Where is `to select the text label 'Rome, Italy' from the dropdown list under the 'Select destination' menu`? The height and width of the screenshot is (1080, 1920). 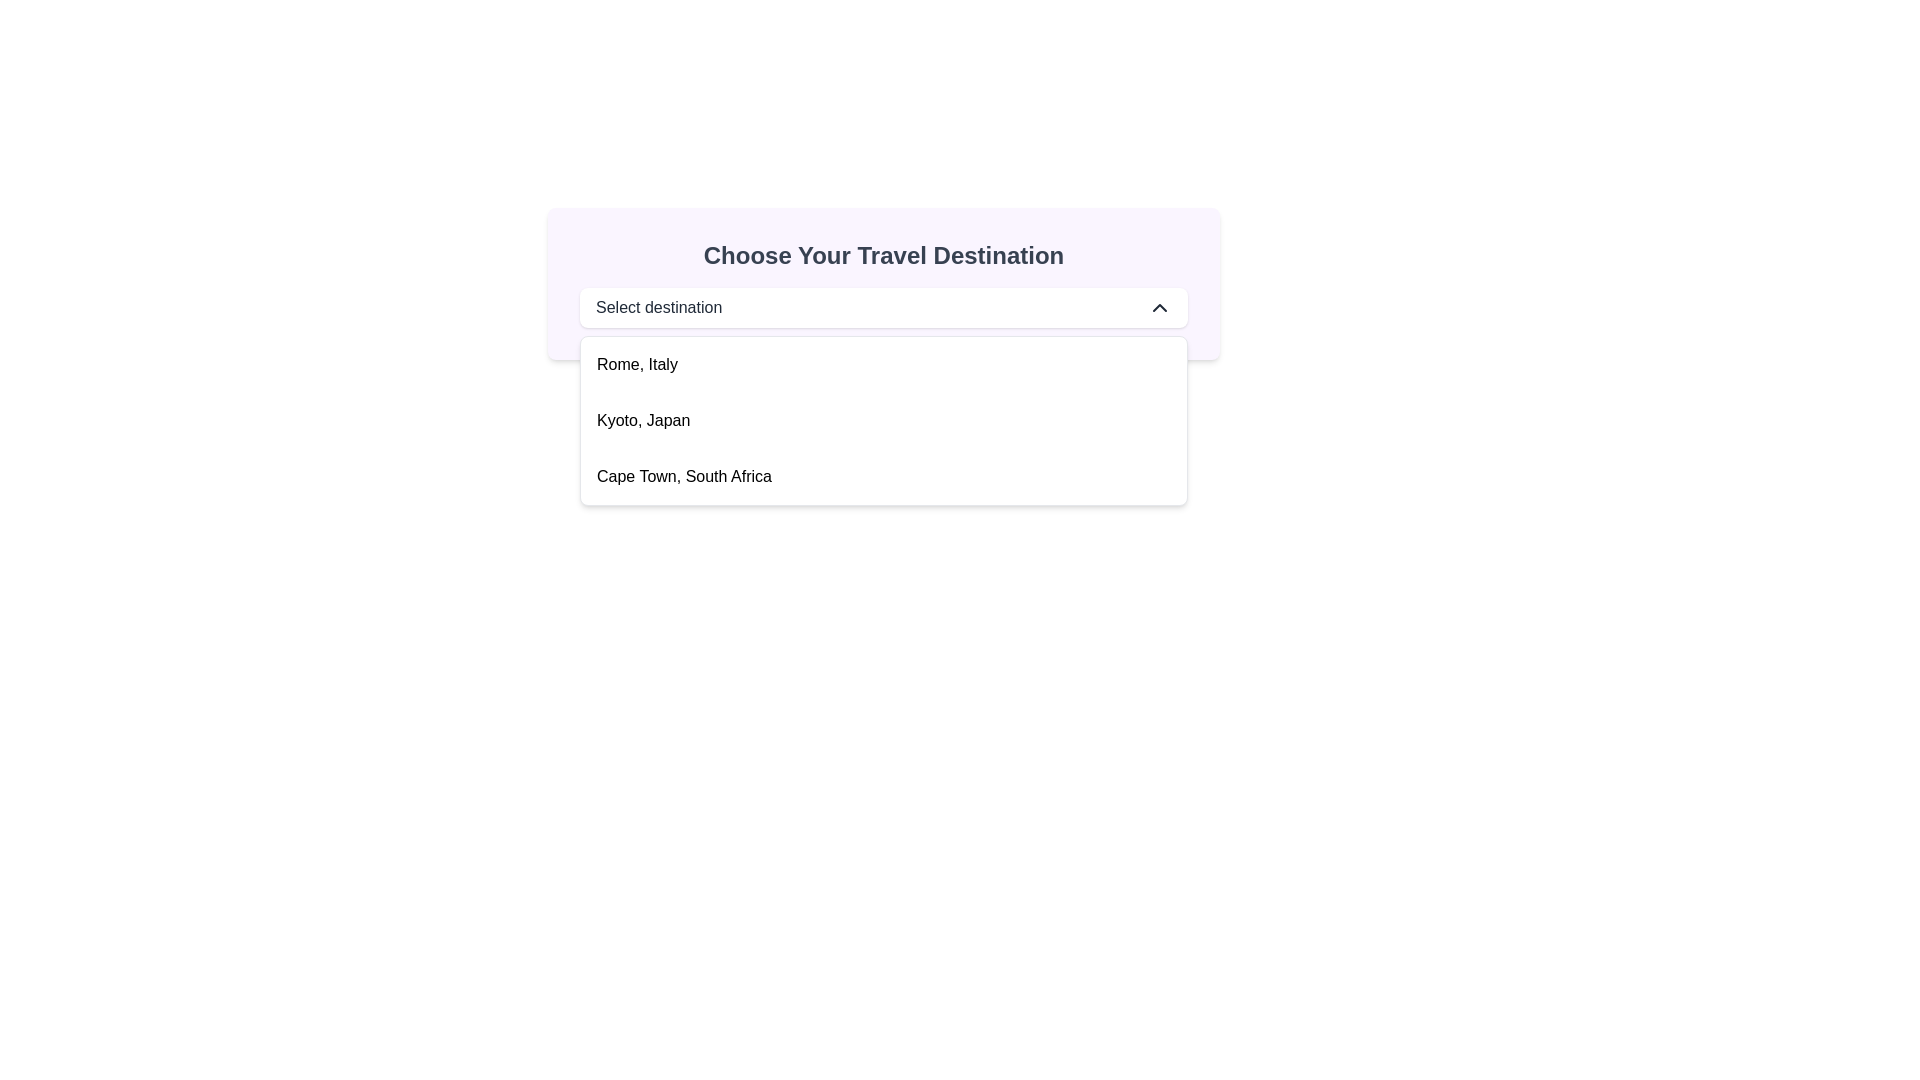
to select the text label 'Rome, Italy' from the dropdown list under the 'Select destination' menu is located at coordinates (636, 365).